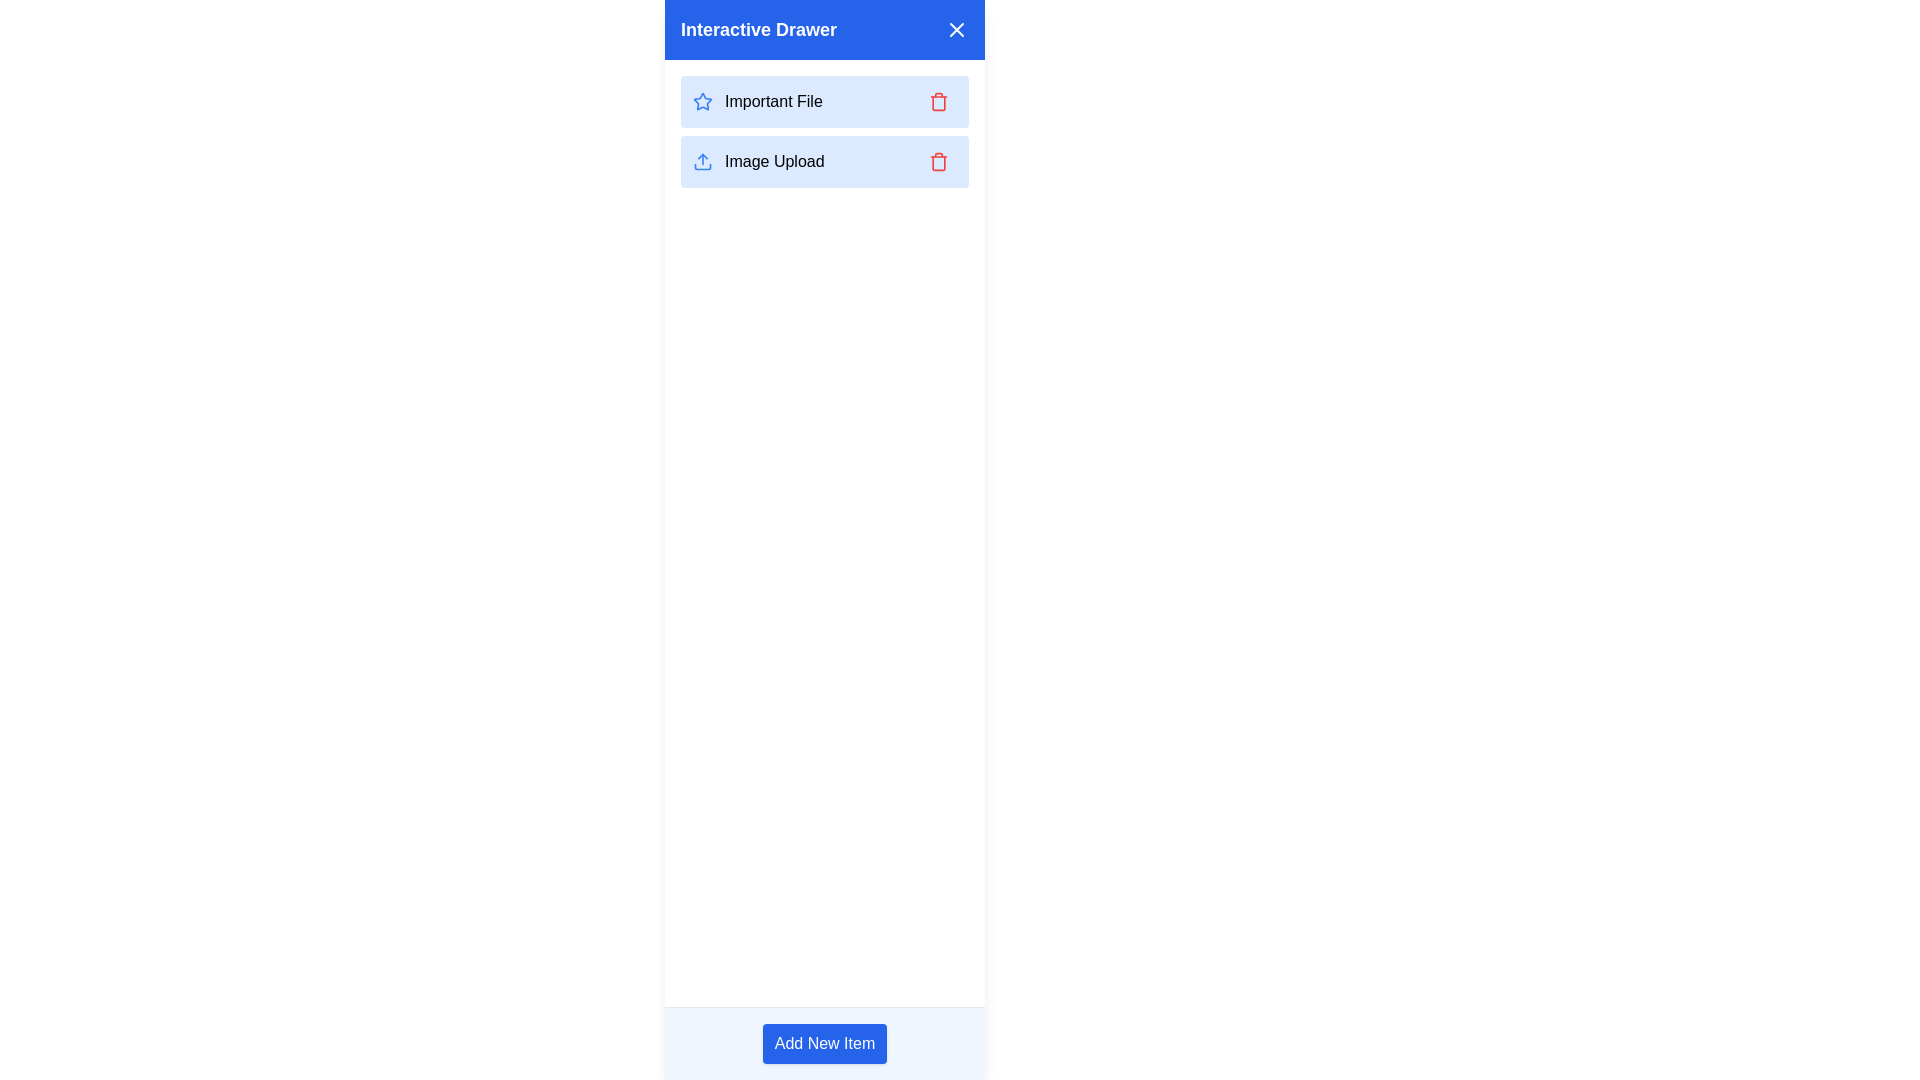 This screenshot has height=1080, width=1920. I want to click on the star icon with a blue outline indicating importance, located in the 'Important File' entry in the interactive drawer, so click(701, 100).